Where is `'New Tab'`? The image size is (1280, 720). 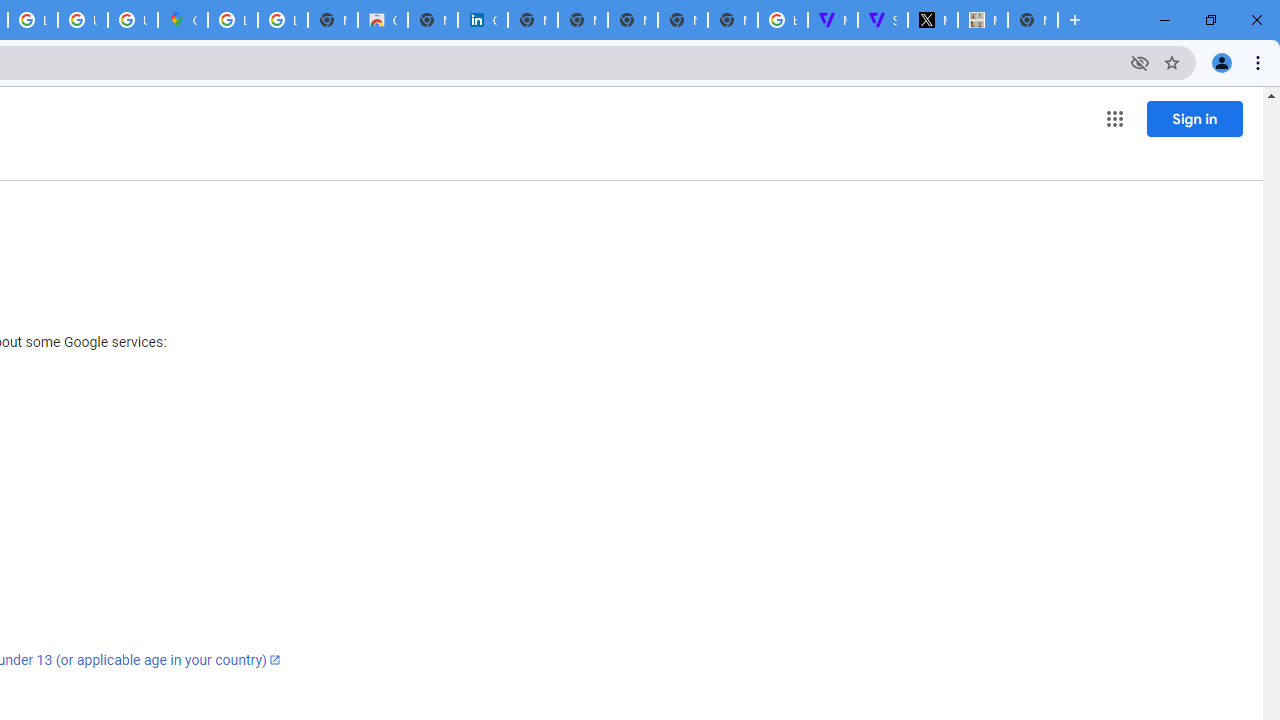
'New Tab' is located at coordinates (1032, 20).